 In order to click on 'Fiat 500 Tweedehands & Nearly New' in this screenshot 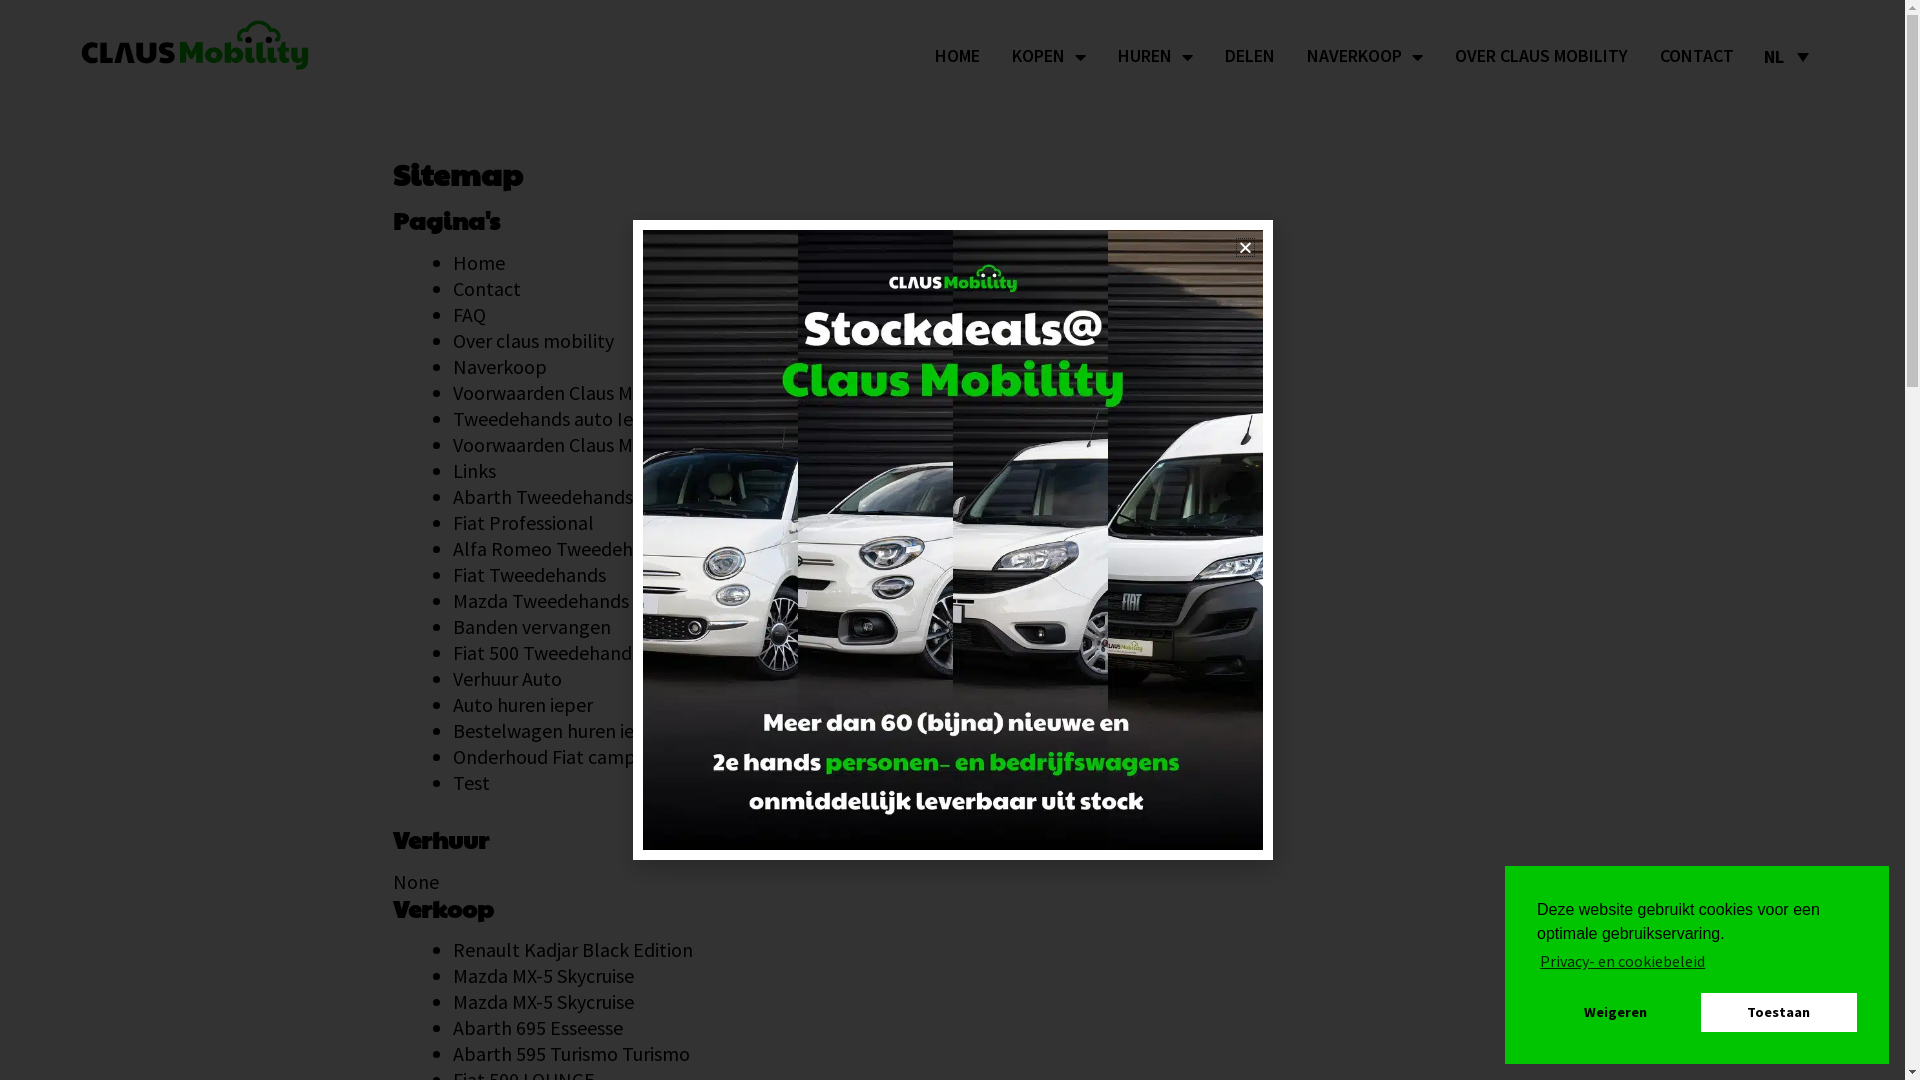, I will do `click(603, 652)`.